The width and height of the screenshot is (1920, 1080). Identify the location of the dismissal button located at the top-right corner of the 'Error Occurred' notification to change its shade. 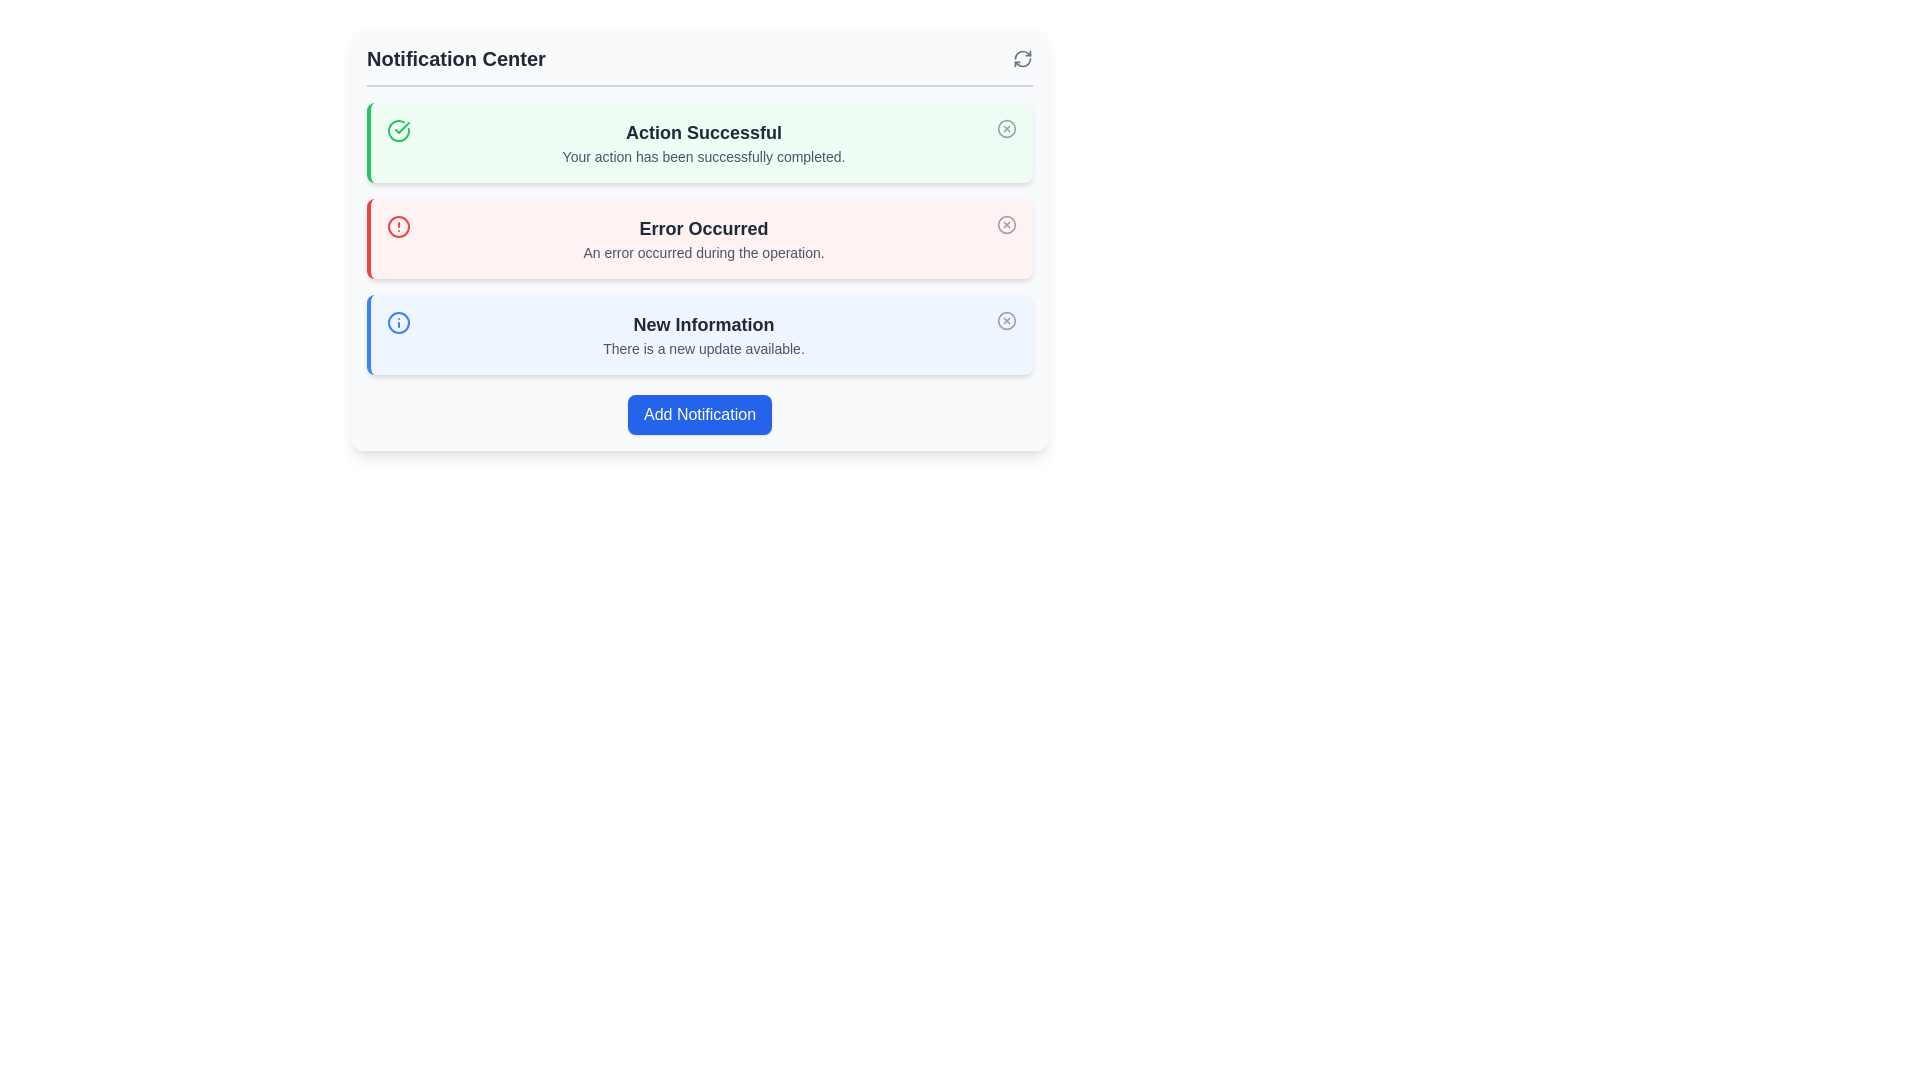
(1007, 224).